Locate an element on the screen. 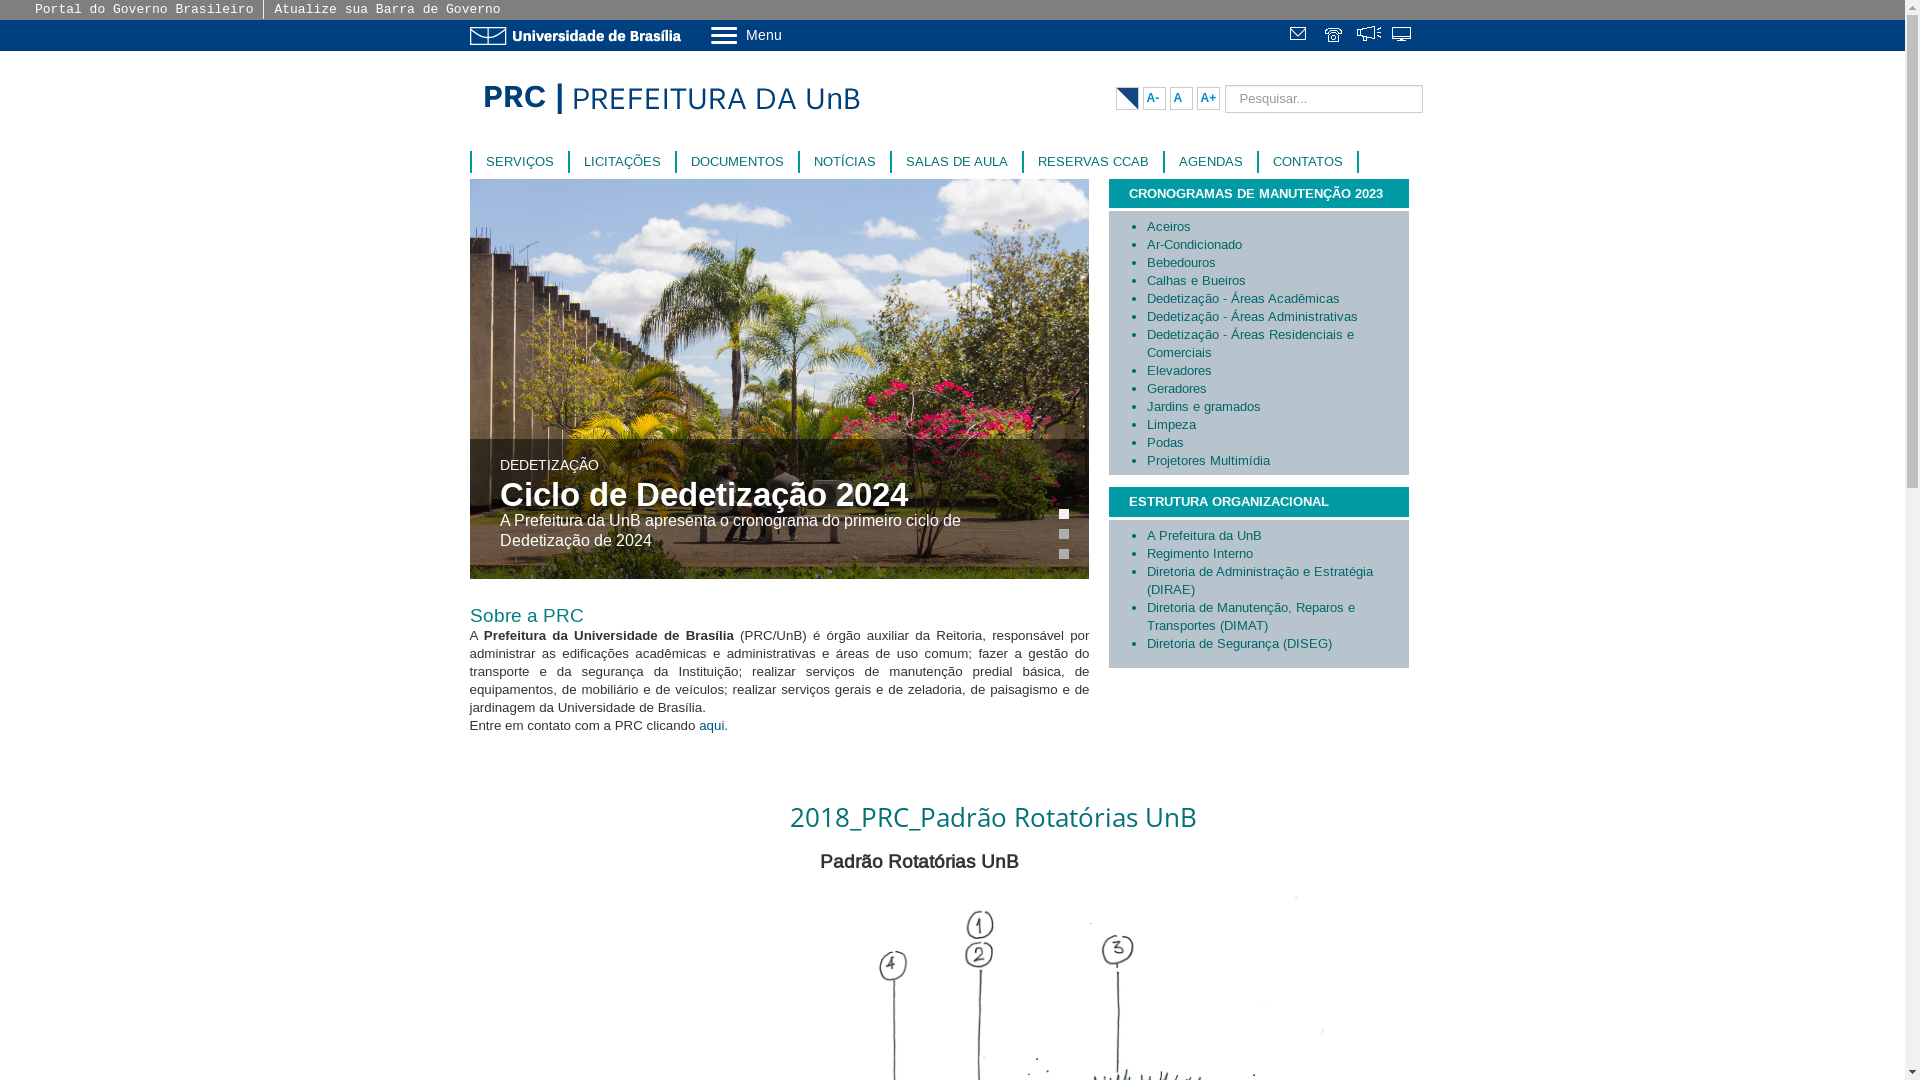 This screenshot has width=1920, height=1080. 'Calhas e Bueiros' is located at coordinates (1274, 281).